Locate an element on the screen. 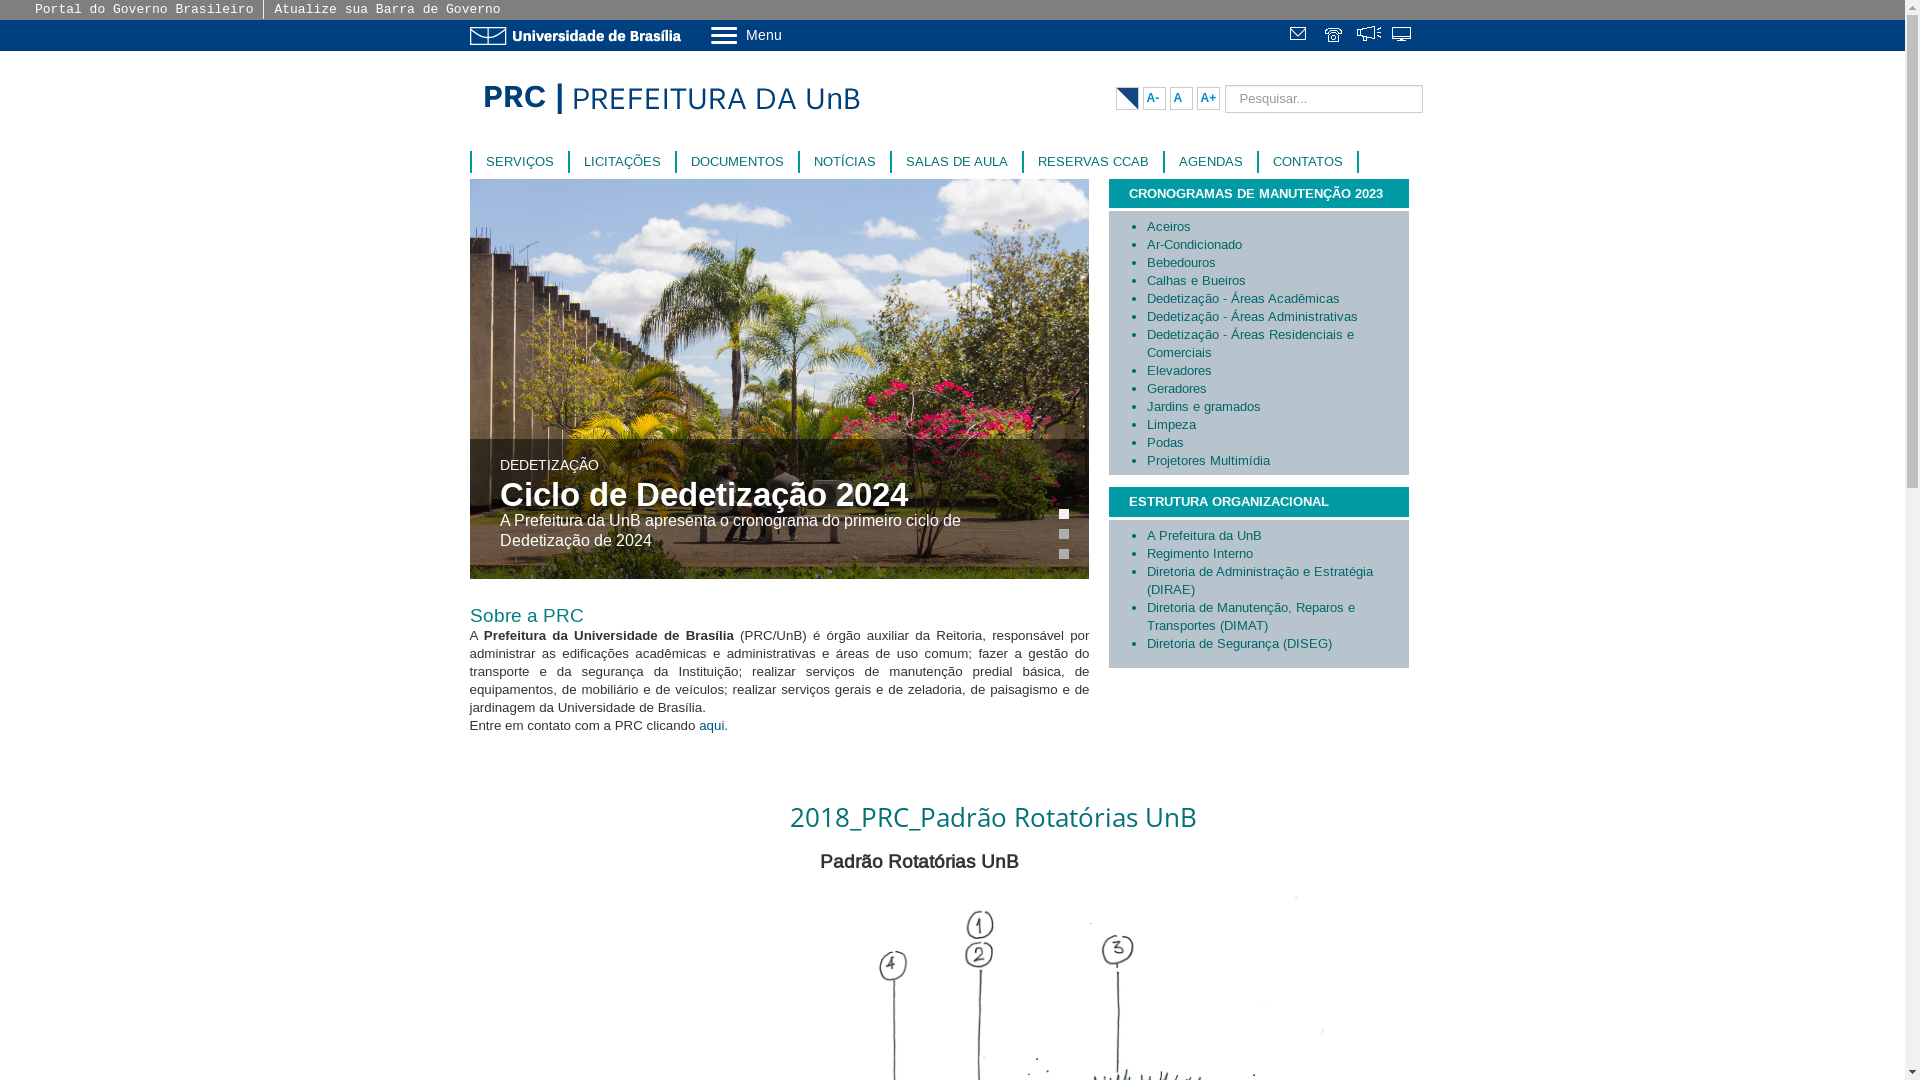 This screenshot has width=1920, height=1080. 'Calhas e Bueiros' is located at coordinates (1274, 281).